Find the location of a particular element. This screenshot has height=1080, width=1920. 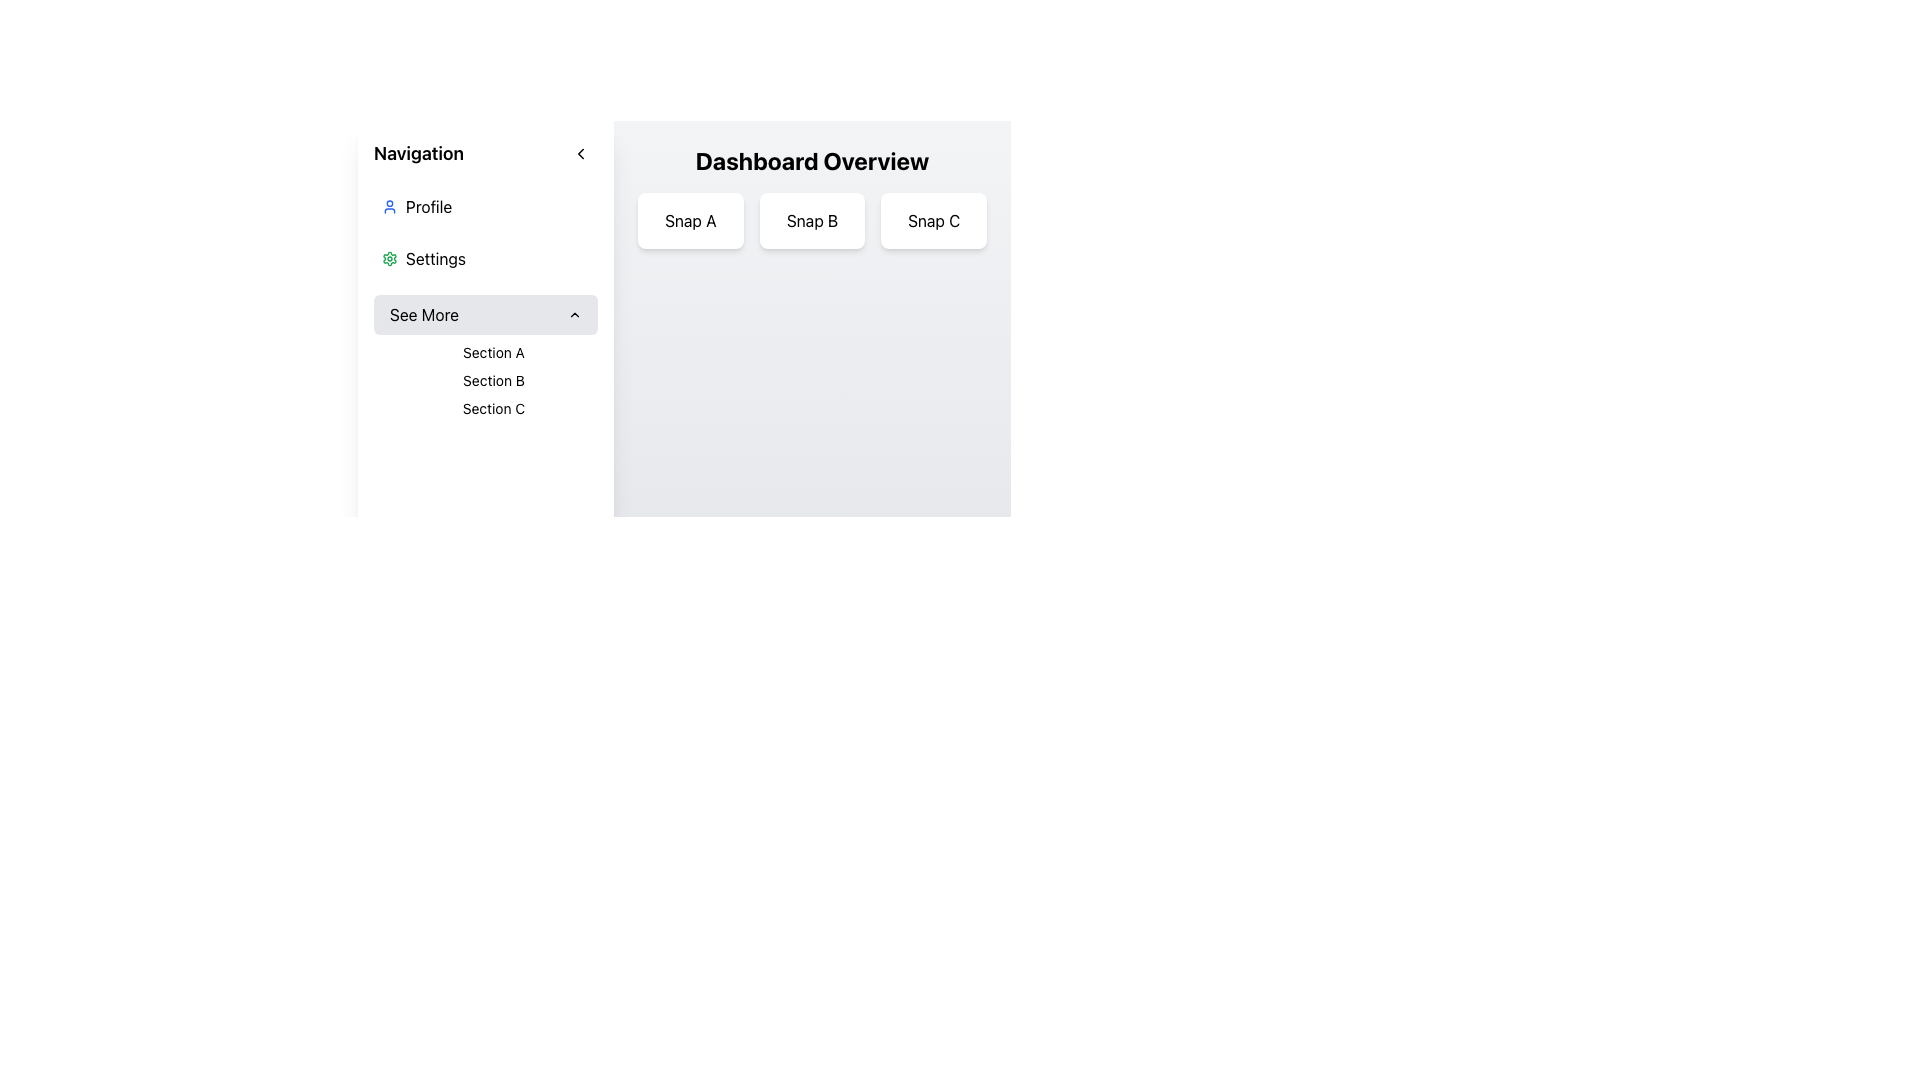

text label displaying 'Section C', which is the last item in the dropdown menu of sections is located at coordinates (494, 407).